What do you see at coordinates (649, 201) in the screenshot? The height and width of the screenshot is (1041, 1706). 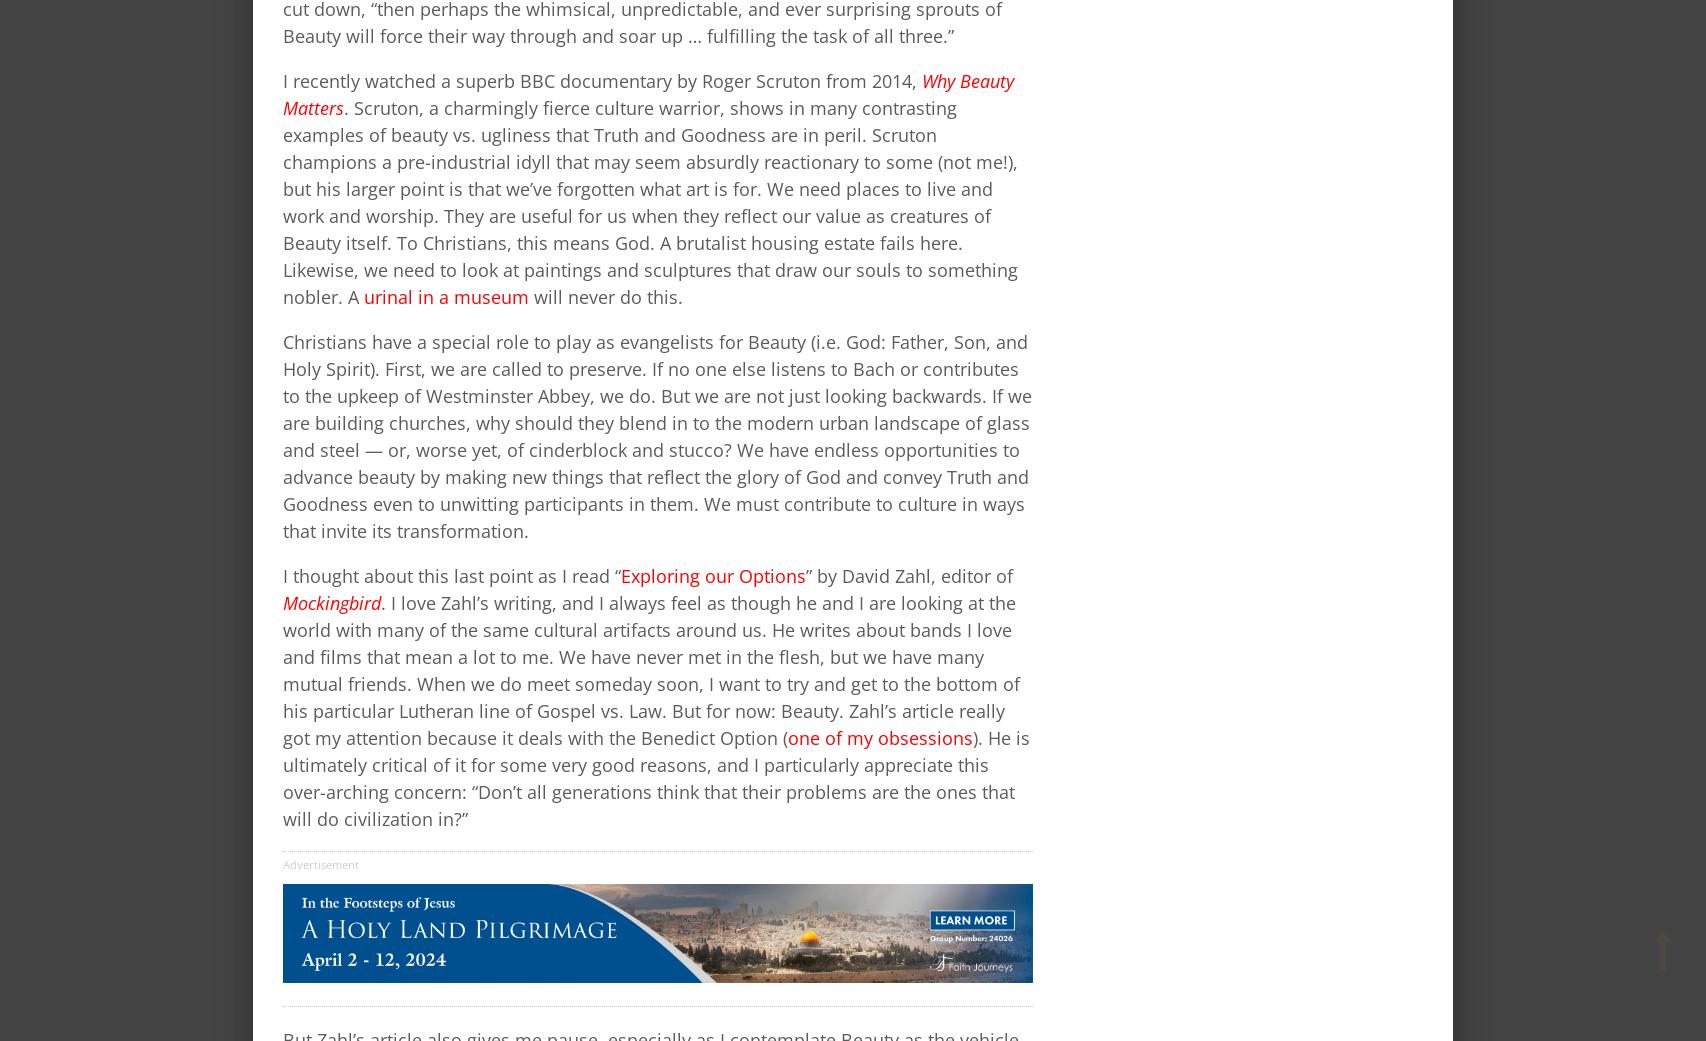 I see `'. Scruton, a charmingly fierce culture warrior, shows in many contrasting examples of beauty vs. ugliness that Truth and Goodness are in peril. Scruton champions a pre-industrial idyll that may seem absurdly reactionary to some (not me!), but his larger point is that we’ve forgotten what art is for. We need places to live and work and worship. They are useful for us when they reflect our value as creatures of Beauty itself. To Christians, this means God. A brutalist housing estate fails here. Likewise, we need to look at paintings and sculptures that draw our souls to something nobler. A'` at bounding box center [649, 201].